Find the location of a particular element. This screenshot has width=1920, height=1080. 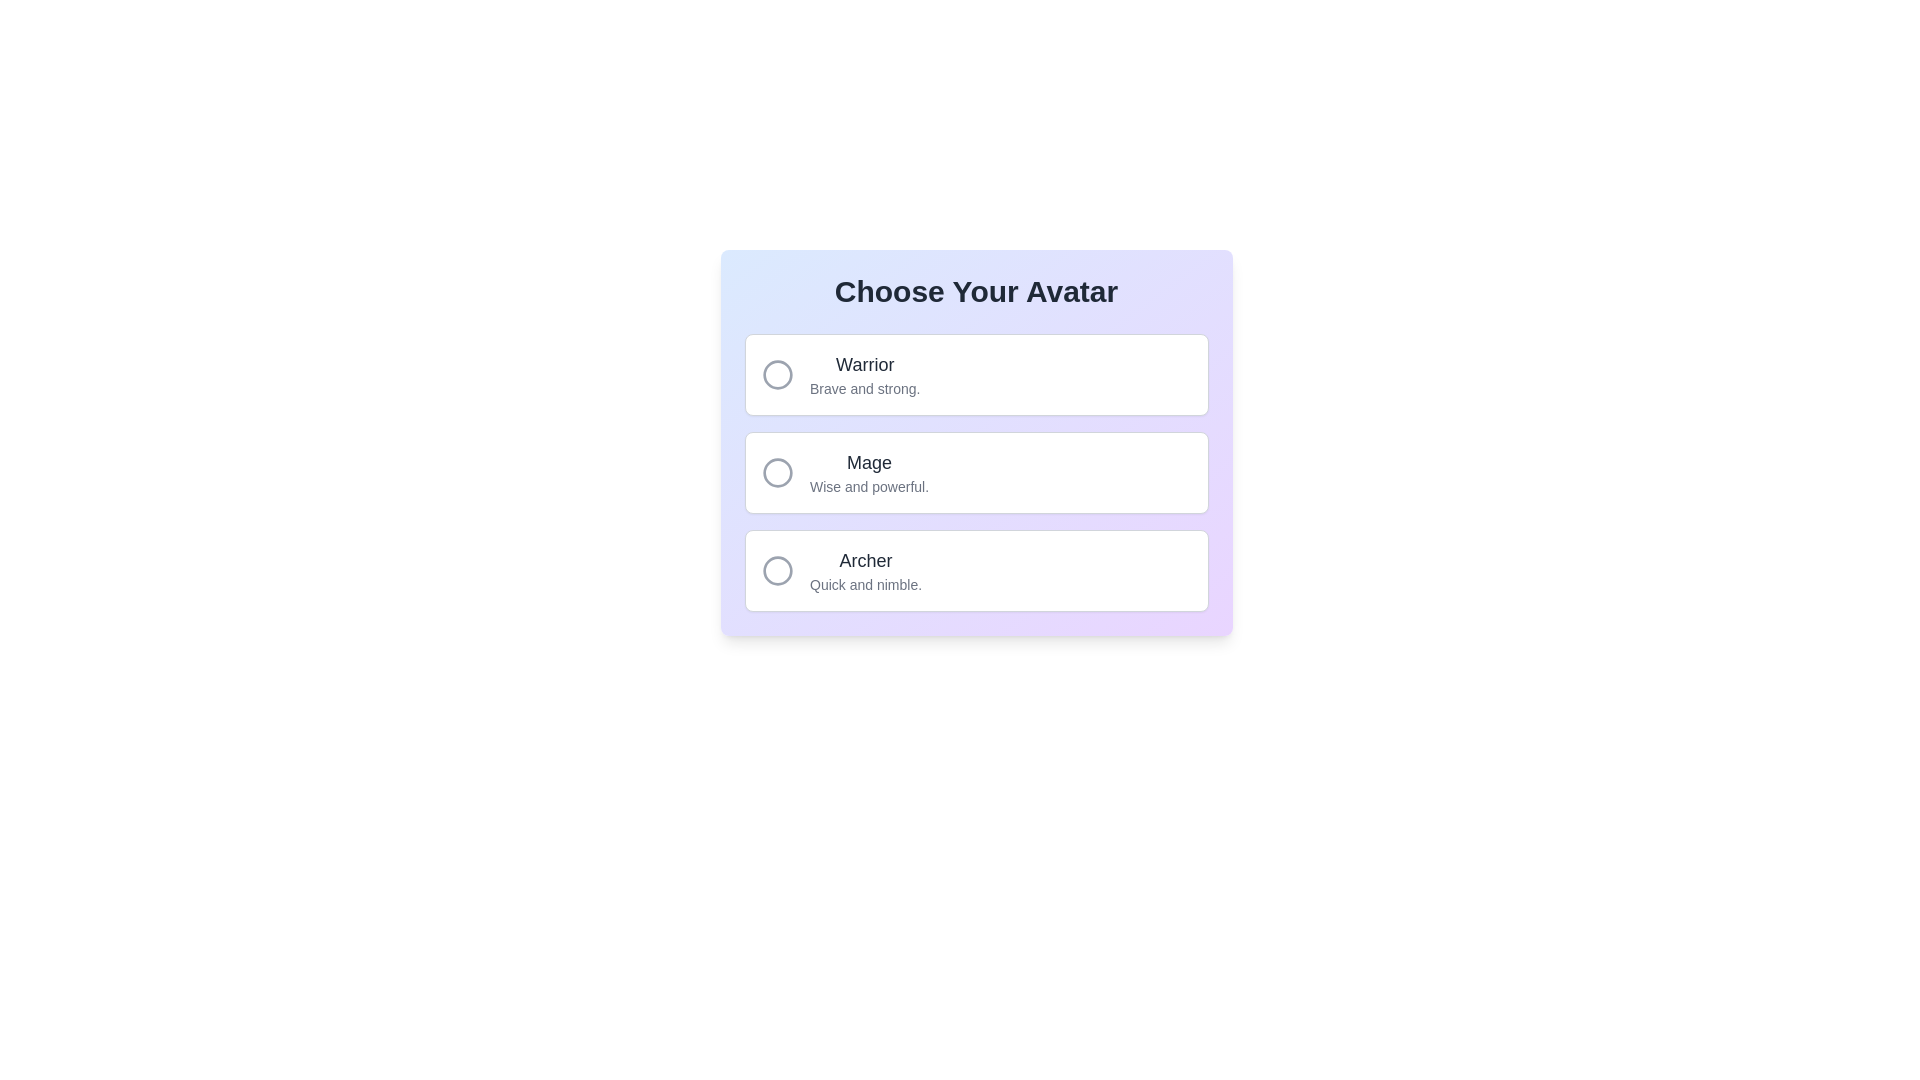

the static text that provides additional information about the 'Archer' avatar option, located below the text 'Archer' in the third option group of the avatar choices list is located at coordinates (865, 585).